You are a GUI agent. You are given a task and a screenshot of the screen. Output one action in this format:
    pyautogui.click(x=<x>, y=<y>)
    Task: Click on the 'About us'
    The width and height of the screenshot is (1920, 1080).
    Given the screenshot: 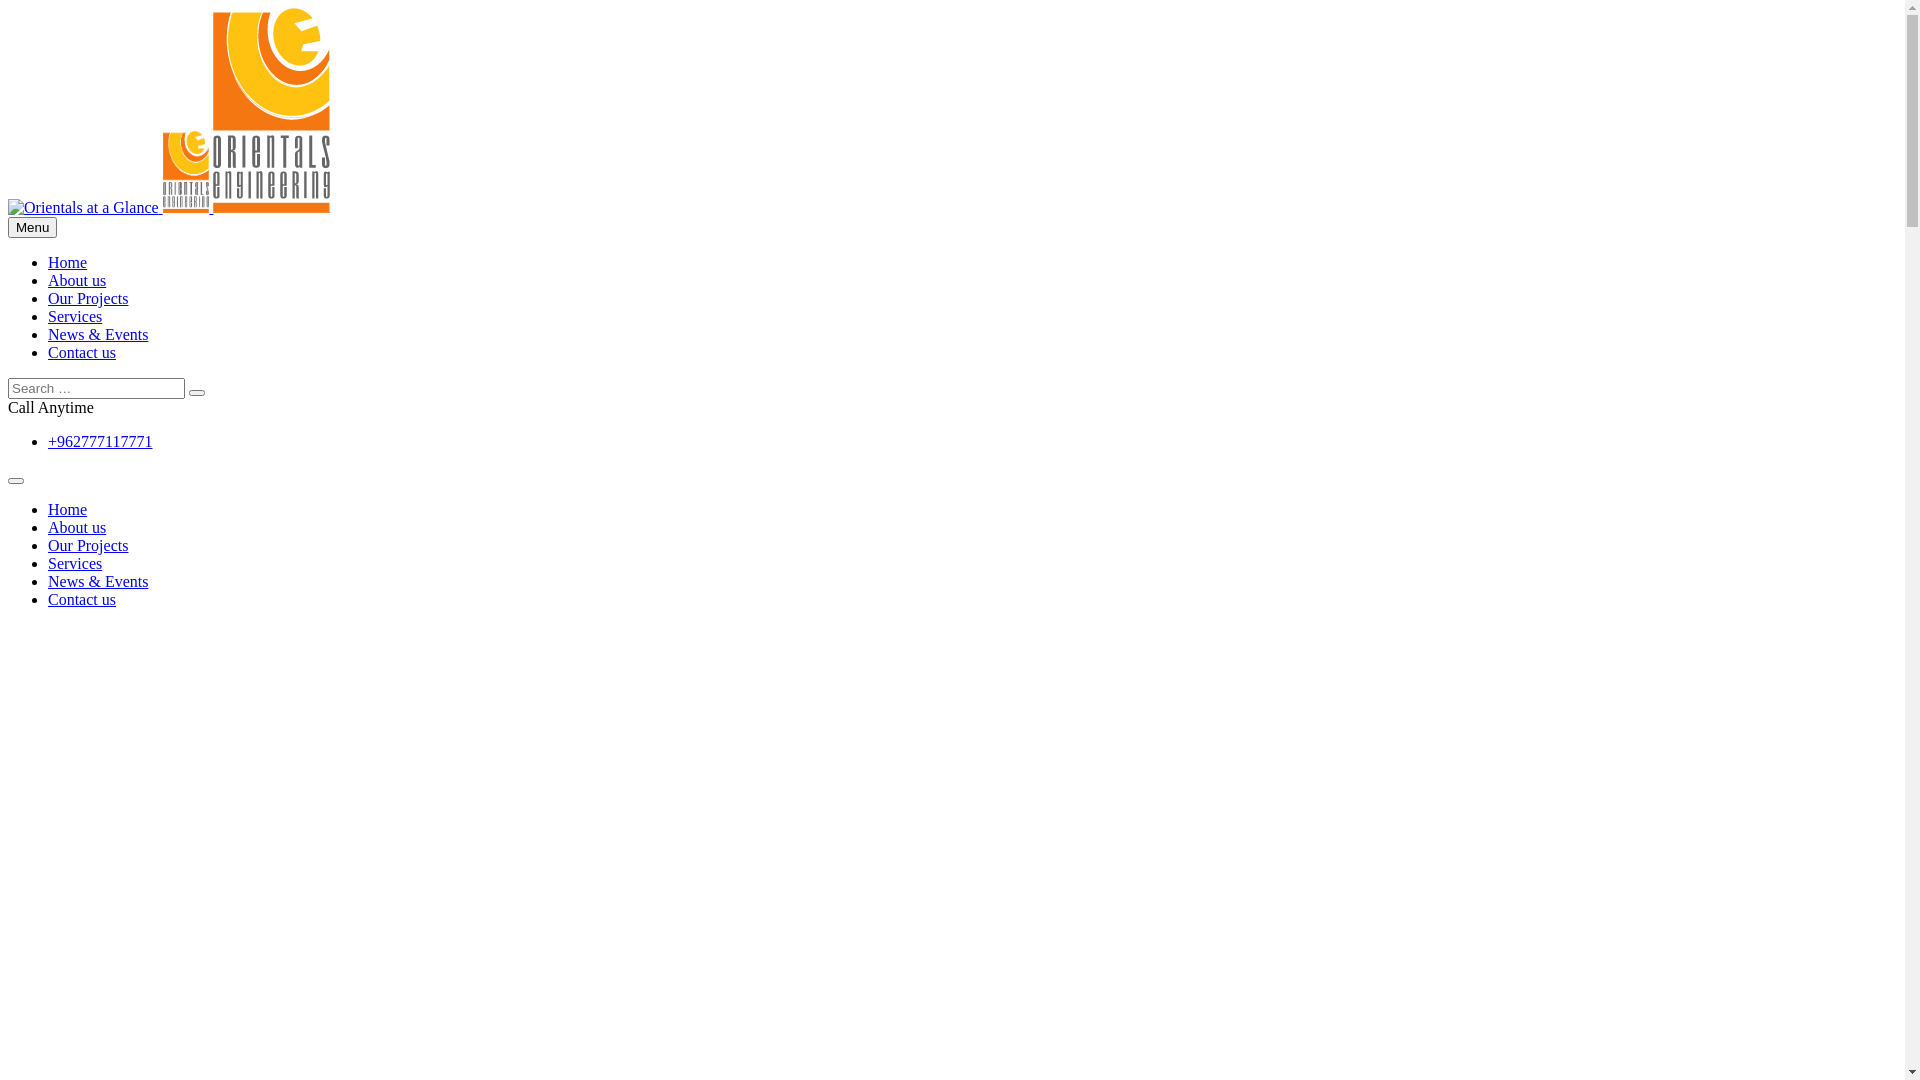 What is the action you would take?
    pyautogui.click(x=76, y=526)
    